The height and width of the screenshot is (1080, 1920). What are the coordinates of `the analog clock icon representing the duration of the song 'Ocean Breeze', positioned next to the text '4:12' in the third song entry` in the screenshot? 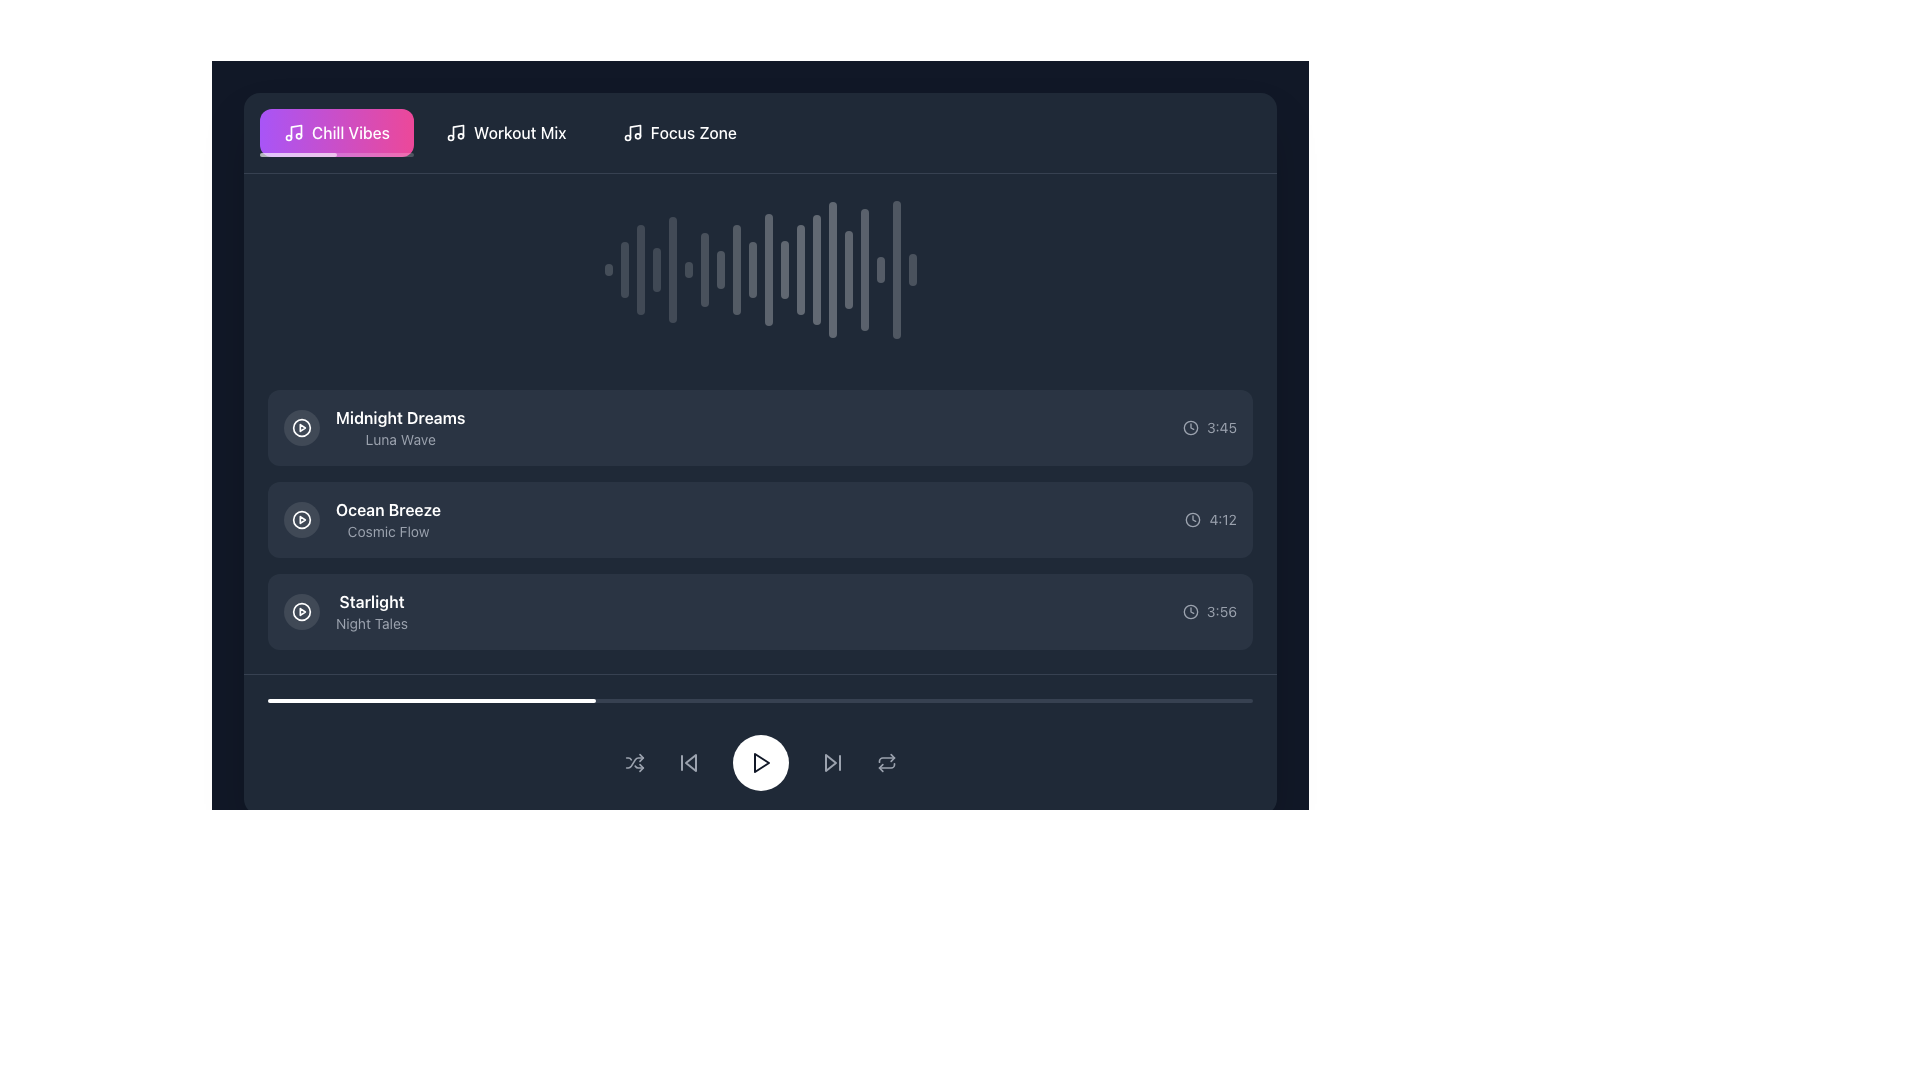 It's located at (1193, 519).